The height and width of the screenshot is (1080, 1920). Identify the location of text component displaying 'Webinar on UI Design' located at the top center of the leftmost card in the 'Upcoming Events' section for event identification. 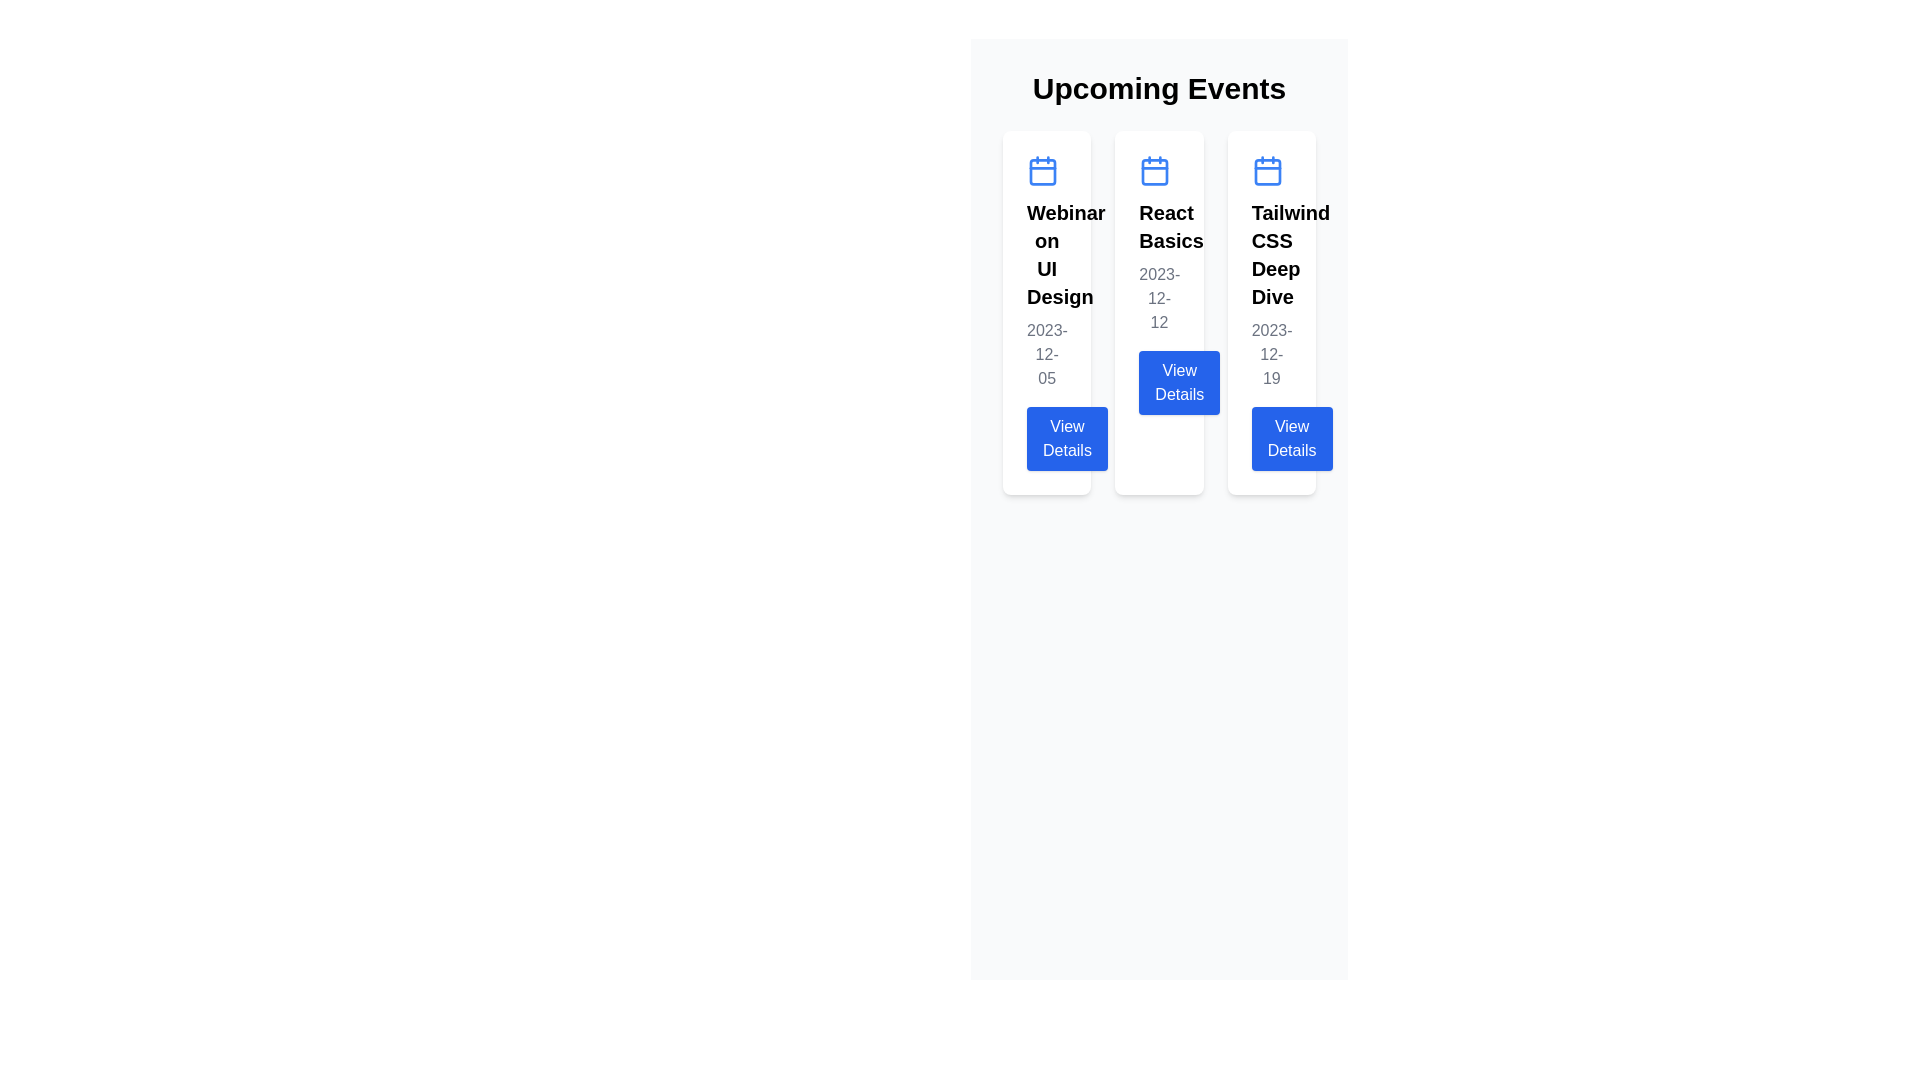
(1046, 253).